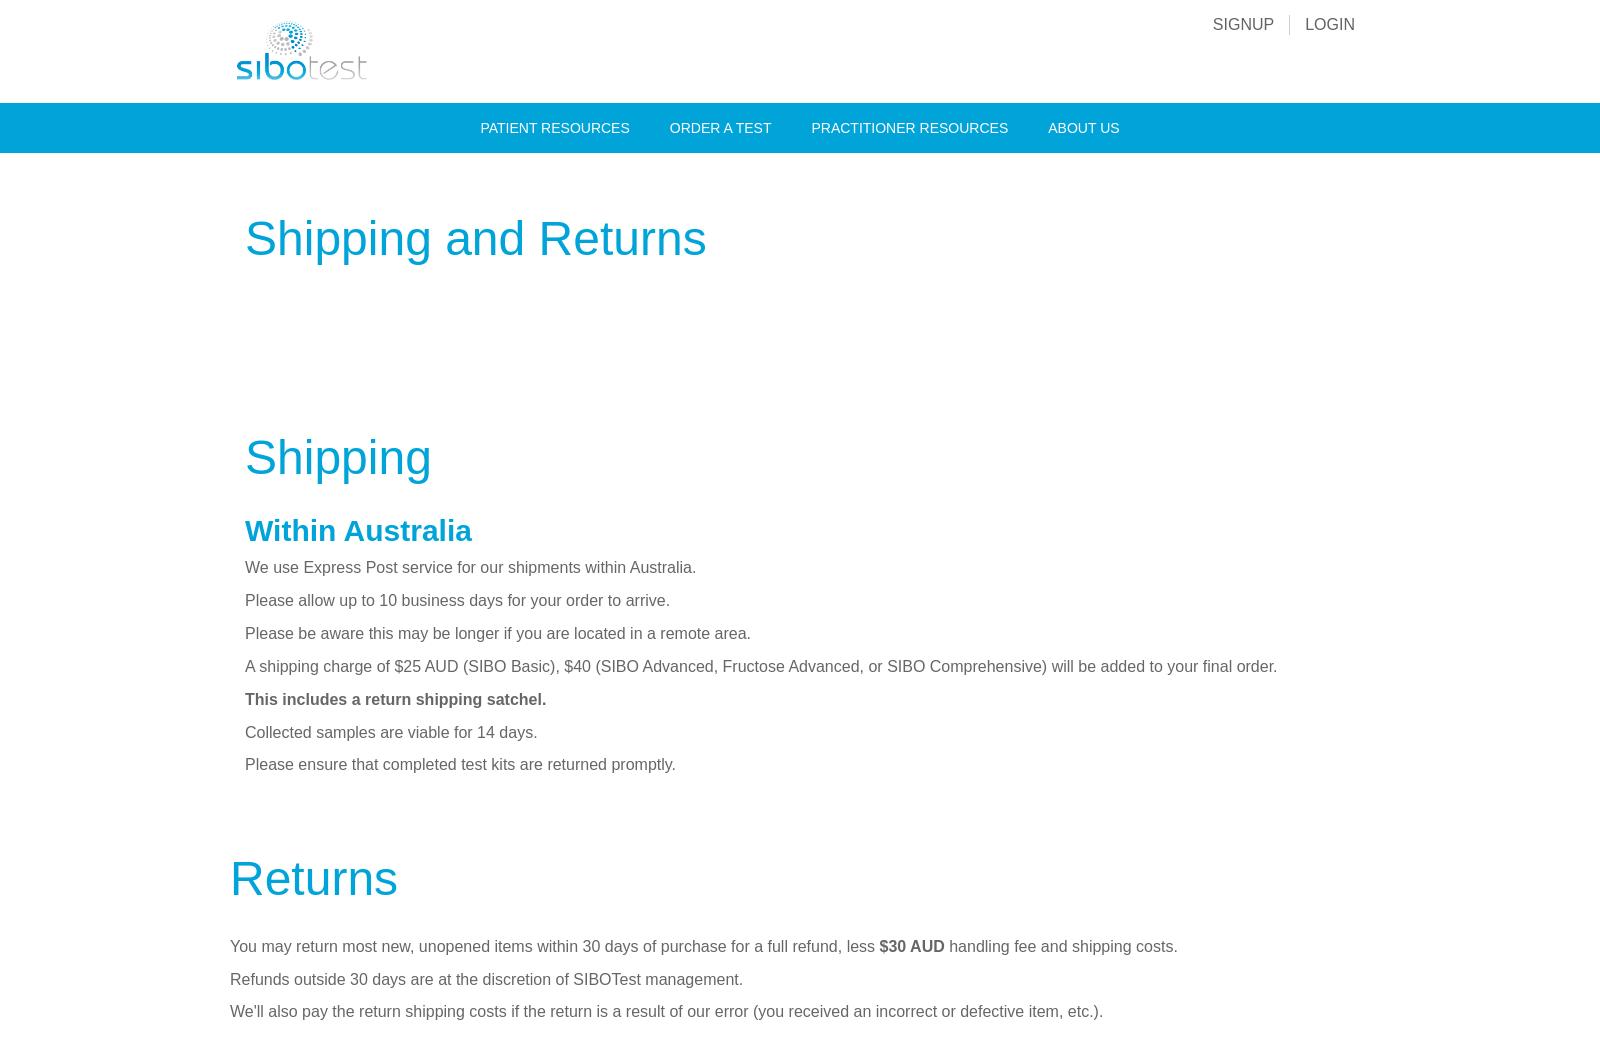 Image resolution: width=1600 pixels, height=1038 pixels. I want to click on 'This includes a return shipping satchel.', so click(395, 697).